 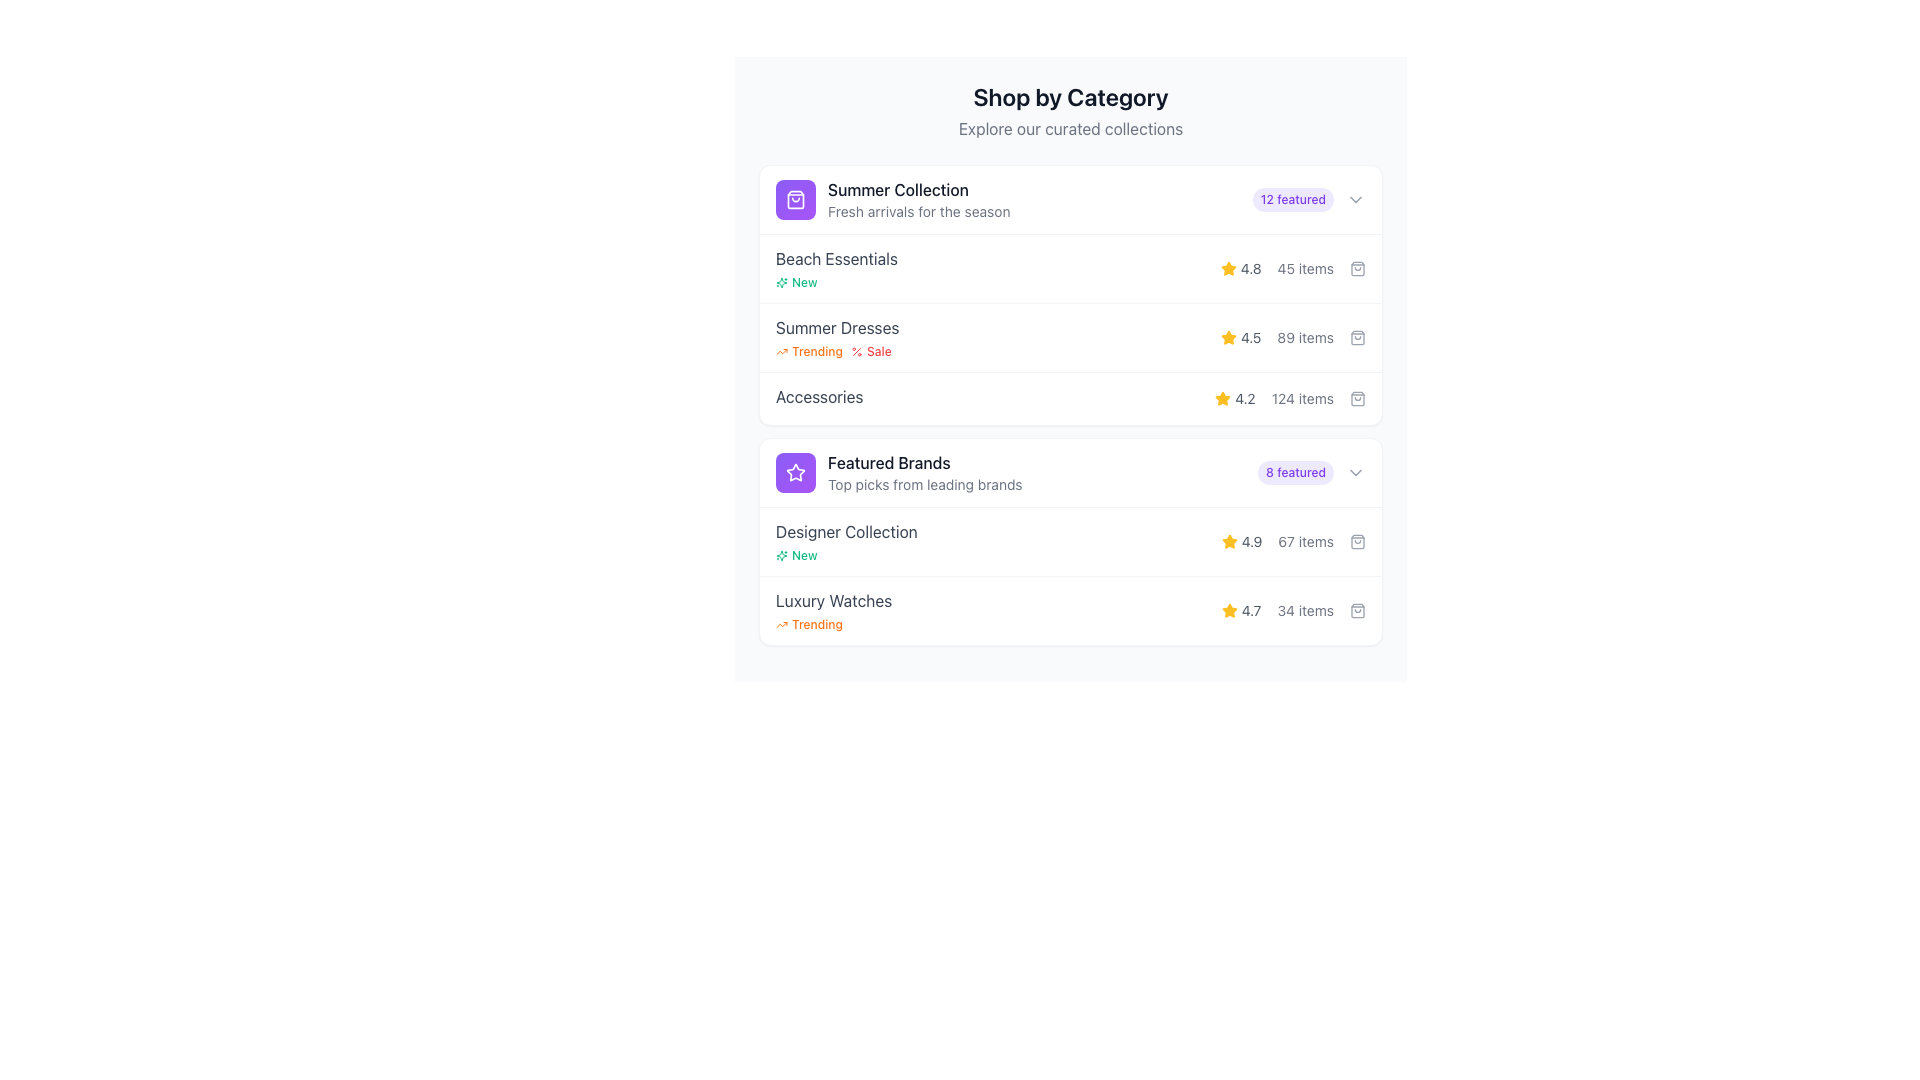 I want to click on the Dropdown trigger/button located in the 'Featured Brands' section, which indicates the number of featured items and provides a dropdown option when clicked, so click(x=1311, y=473).